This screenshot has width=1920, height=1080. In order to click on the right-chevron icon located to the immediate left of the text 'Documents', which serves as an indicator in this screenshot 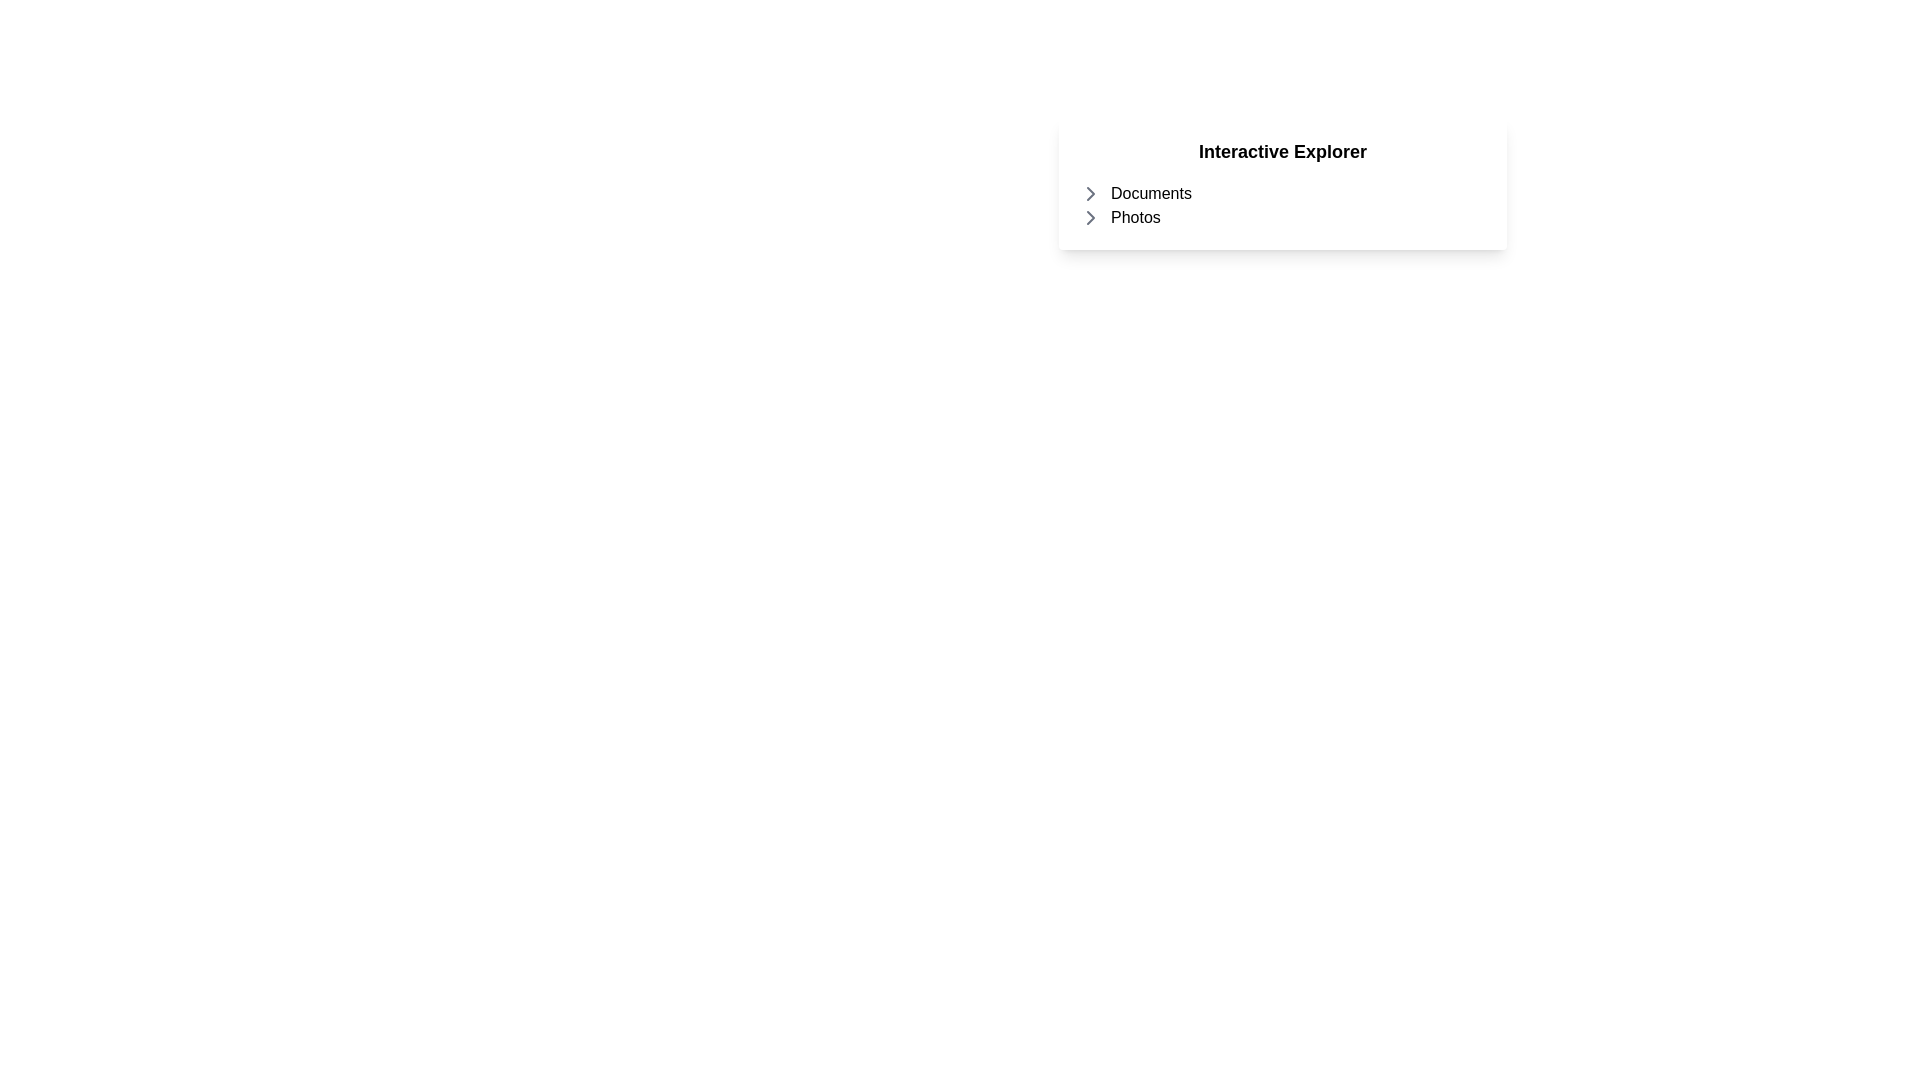, I will do `click(1089, 193)`.